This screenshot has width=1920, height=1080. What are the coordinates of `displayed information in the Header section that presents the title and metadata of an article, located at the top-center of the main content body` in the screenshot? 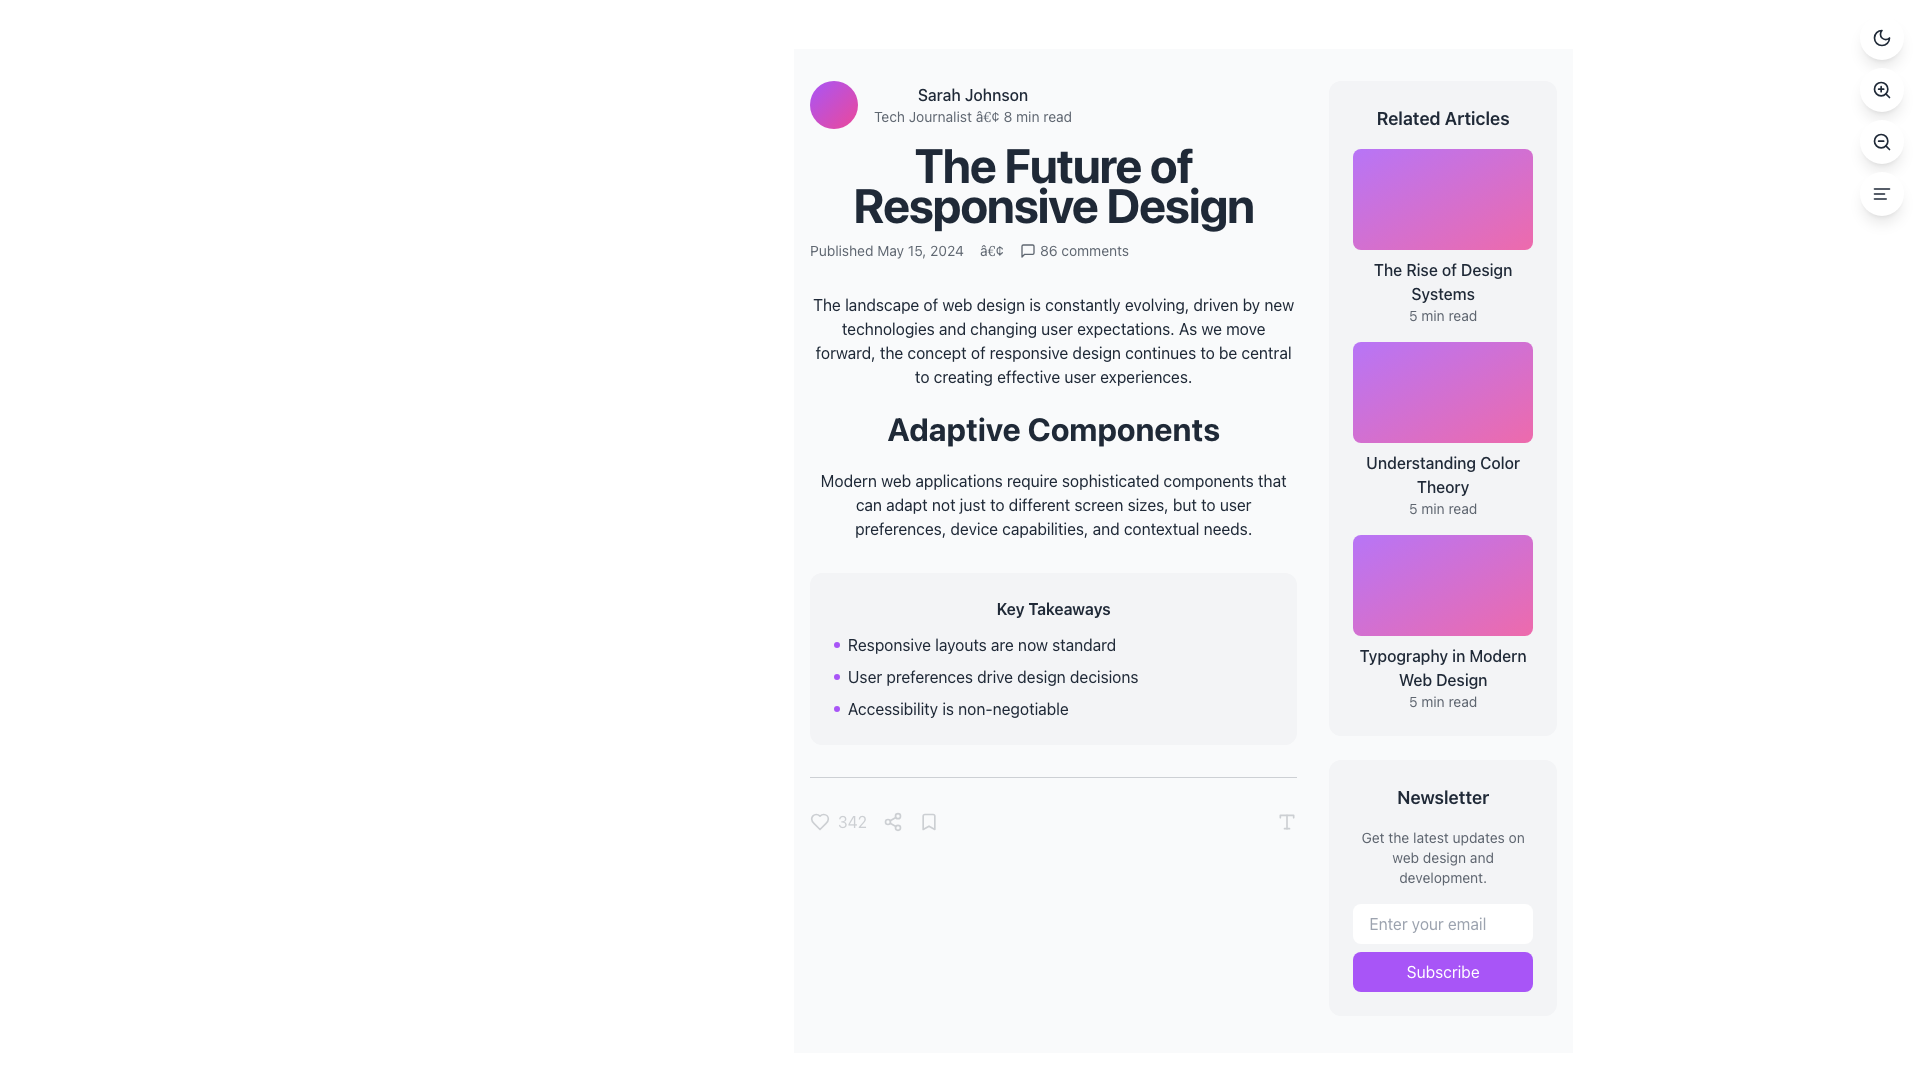 It's located at (1052, 169).